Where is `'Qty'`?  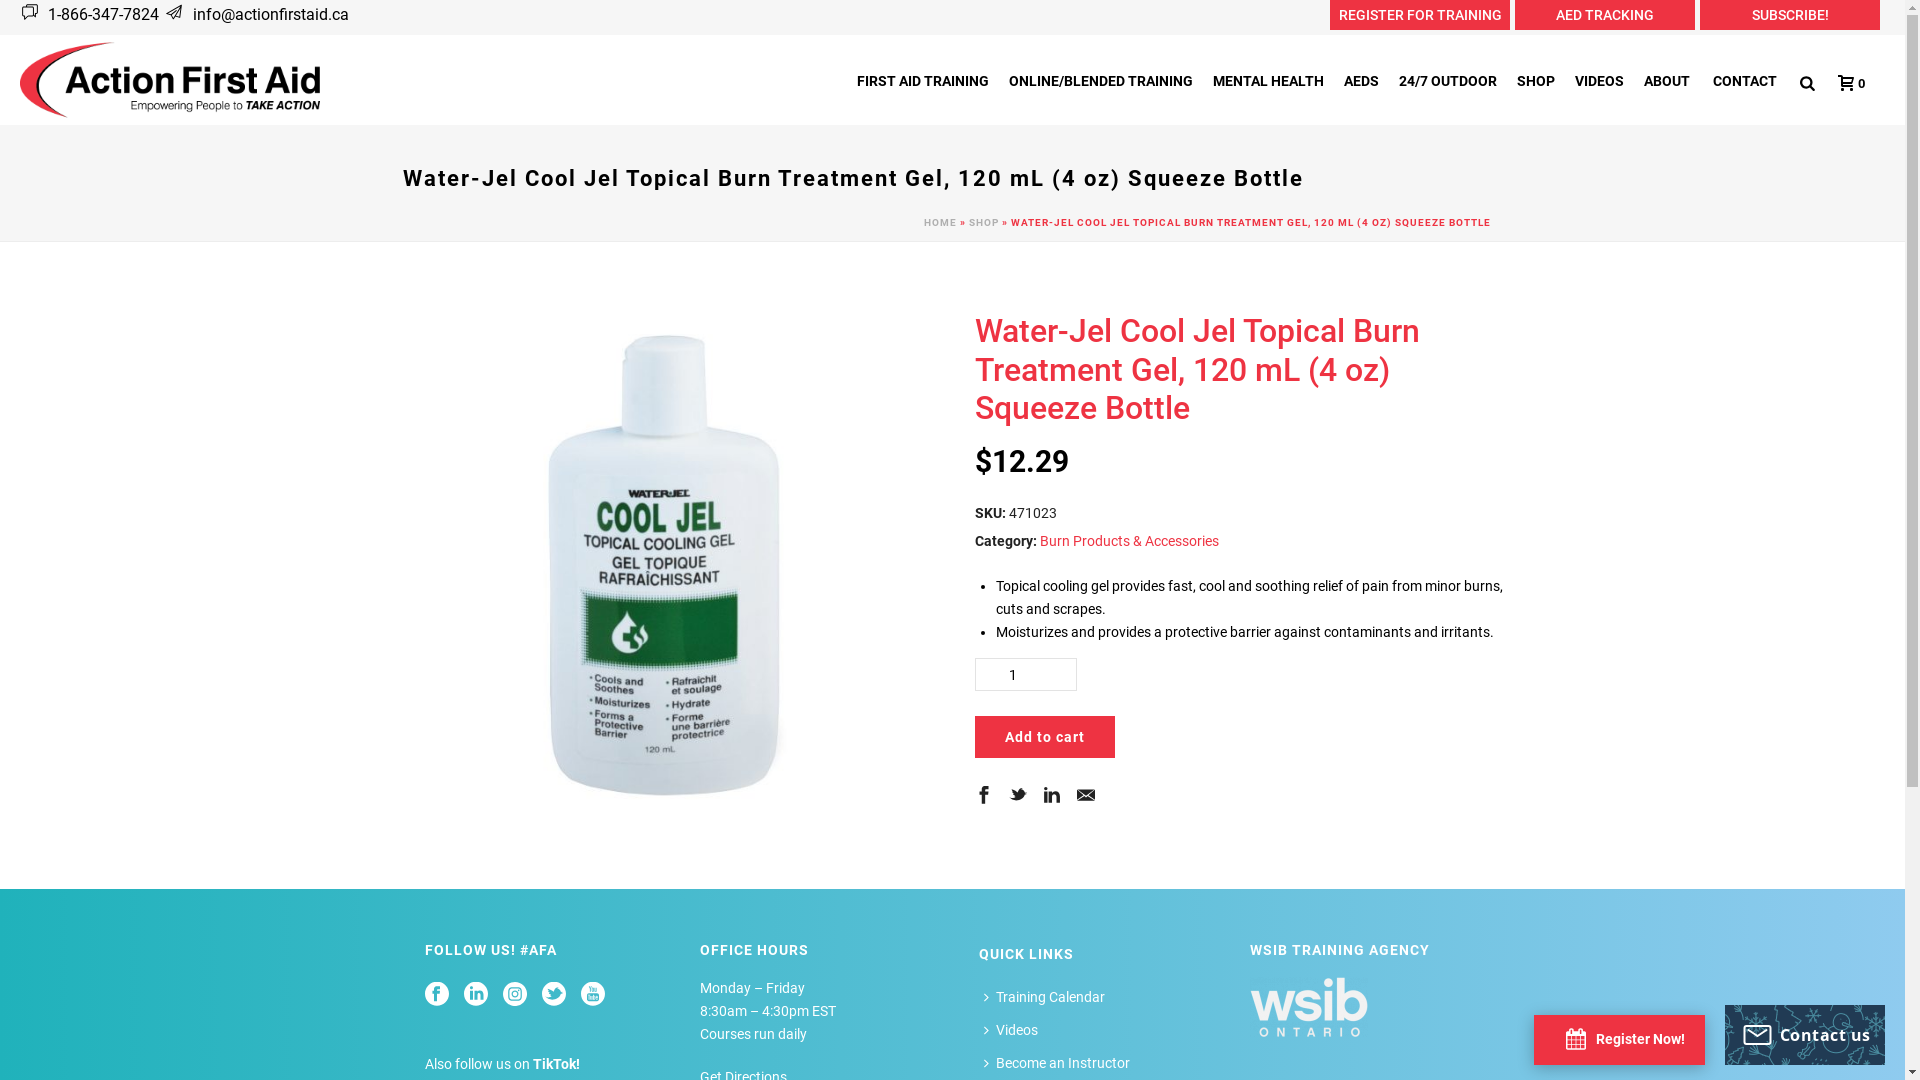 'Qty' is located at coordinates (1025, 674).